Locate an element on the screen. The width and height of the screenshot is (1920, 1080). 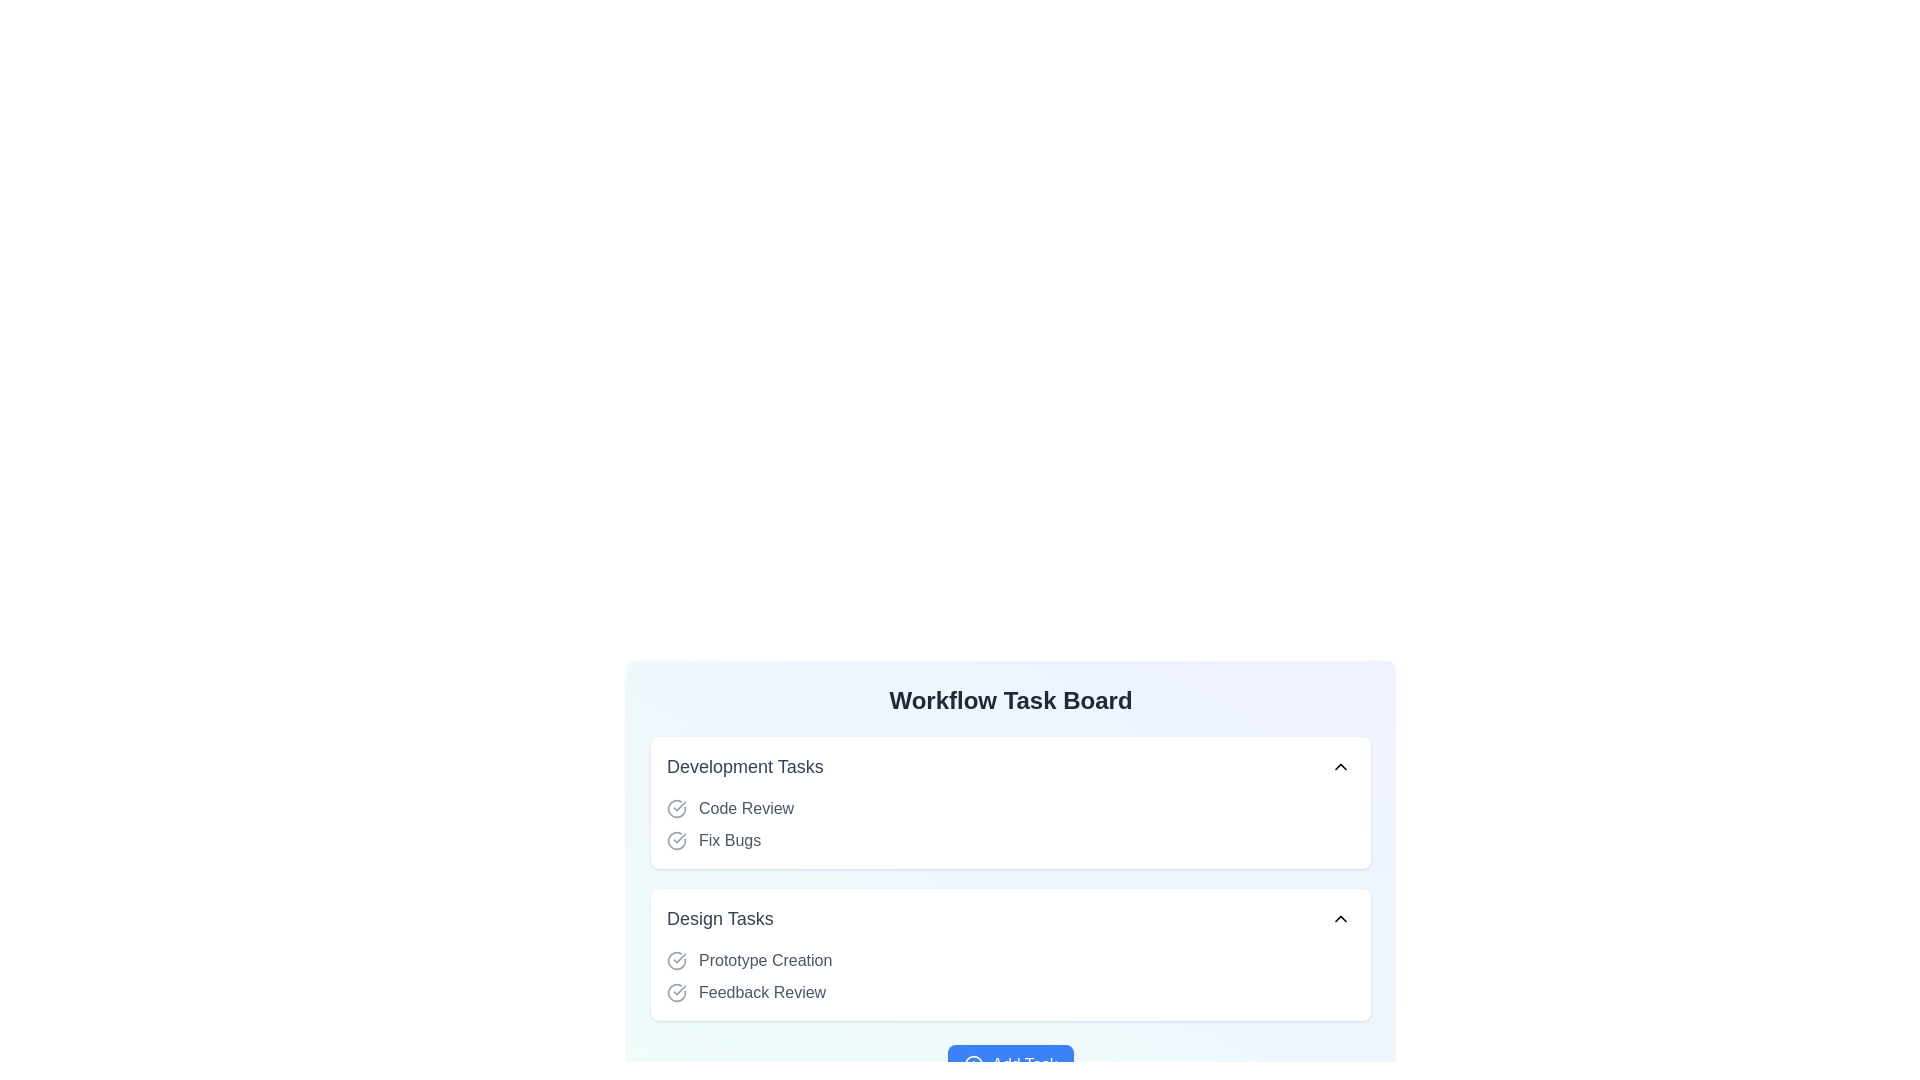
text header located at the top of the card-like component, which indicates the content or functionality of the section below it is located at coordinates (1011, 700).